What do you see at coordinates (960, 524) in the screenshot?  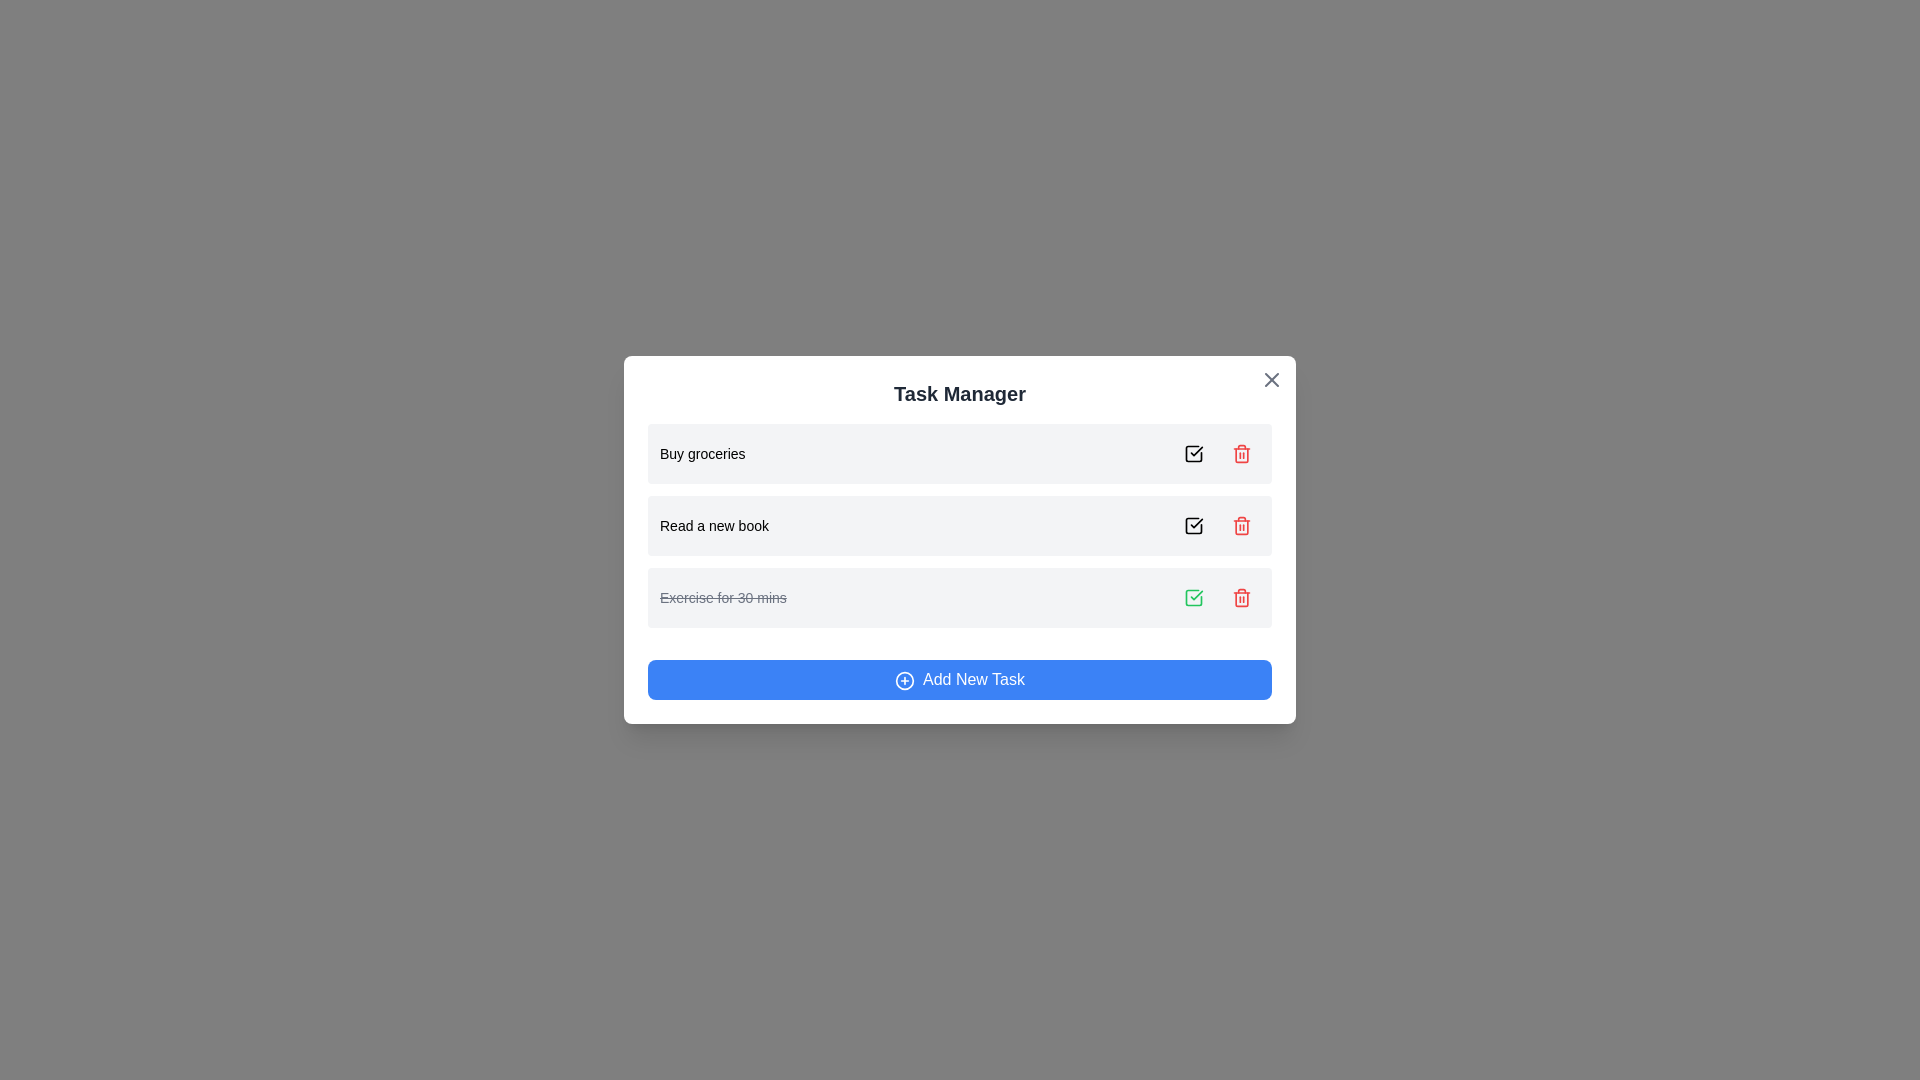 I see `the checkbox of the task list in the Task Manager` at bounding box center [960, 524].